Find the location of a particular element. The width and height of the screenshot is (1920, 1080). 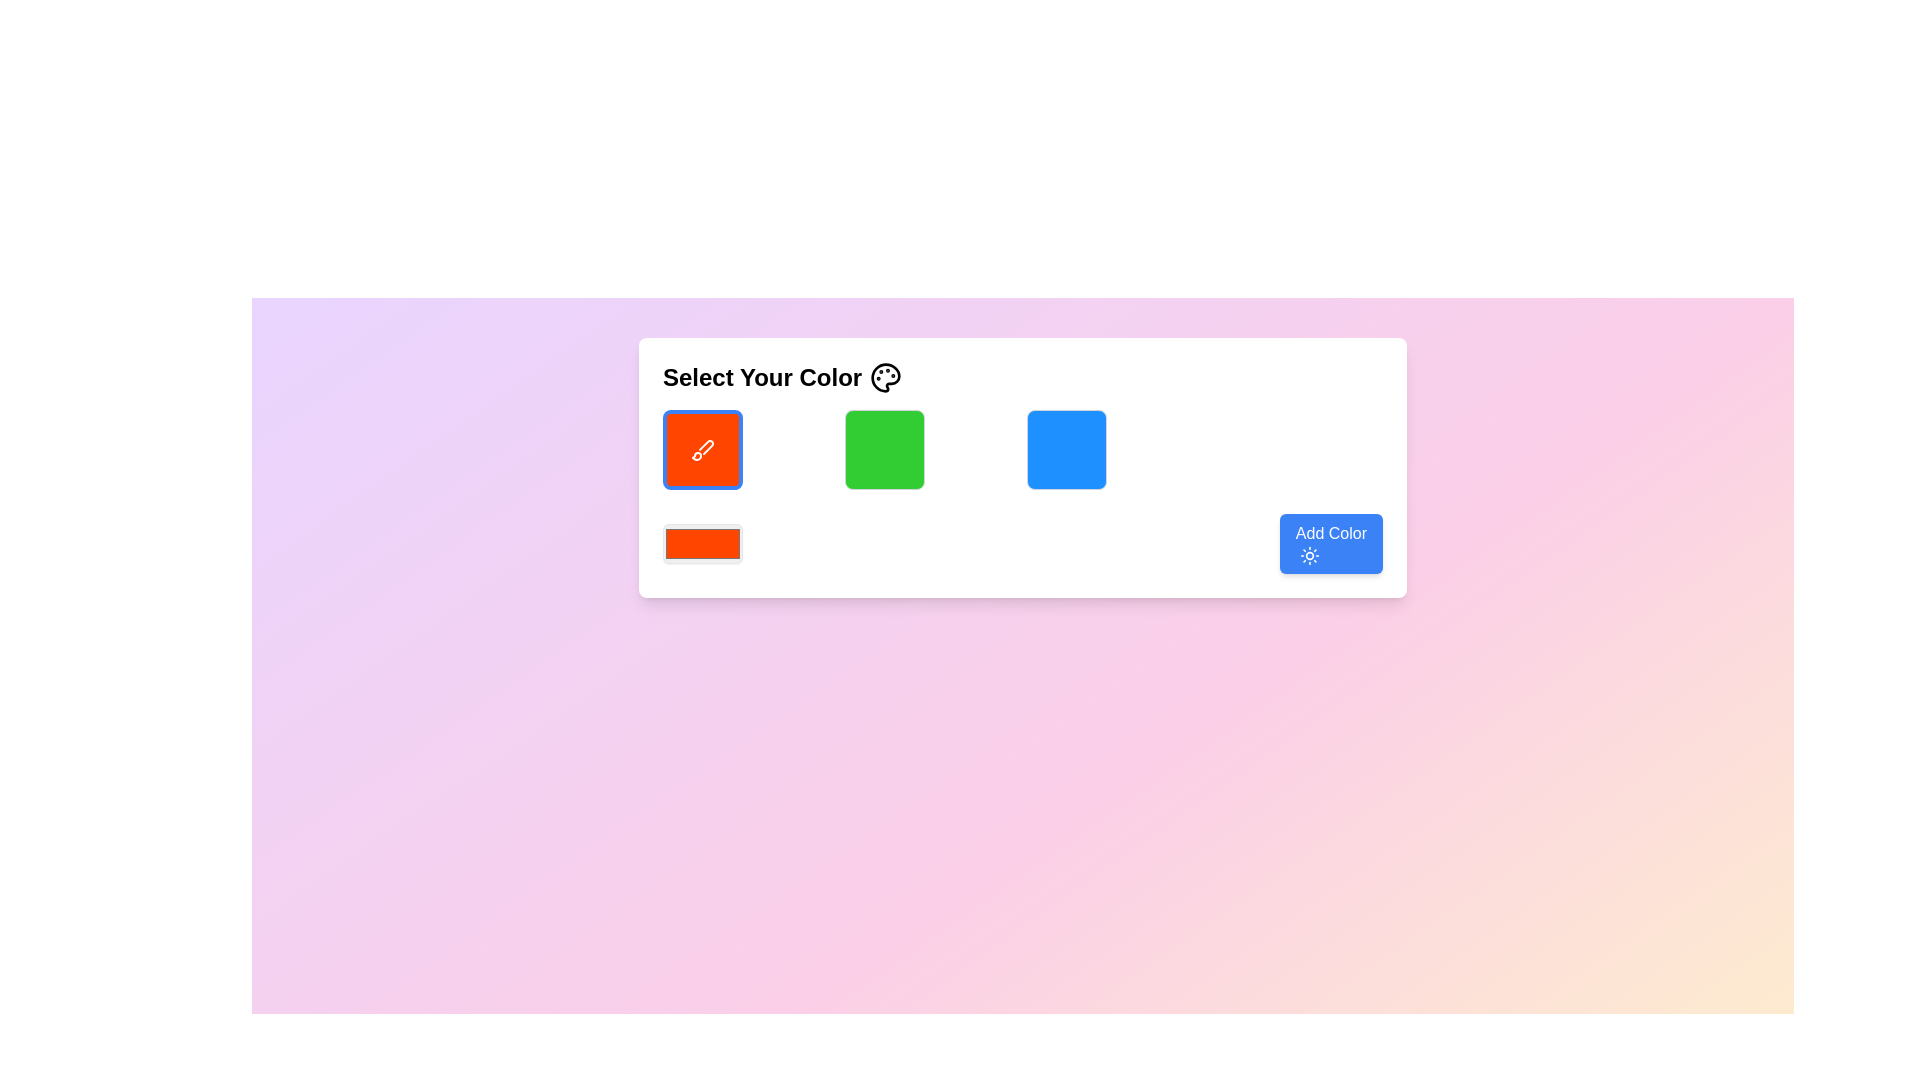

the sun-shaped icon with rays extending outward, which is positioned to the left of the 'Add Color' button is located at coordinates (1309, 555).